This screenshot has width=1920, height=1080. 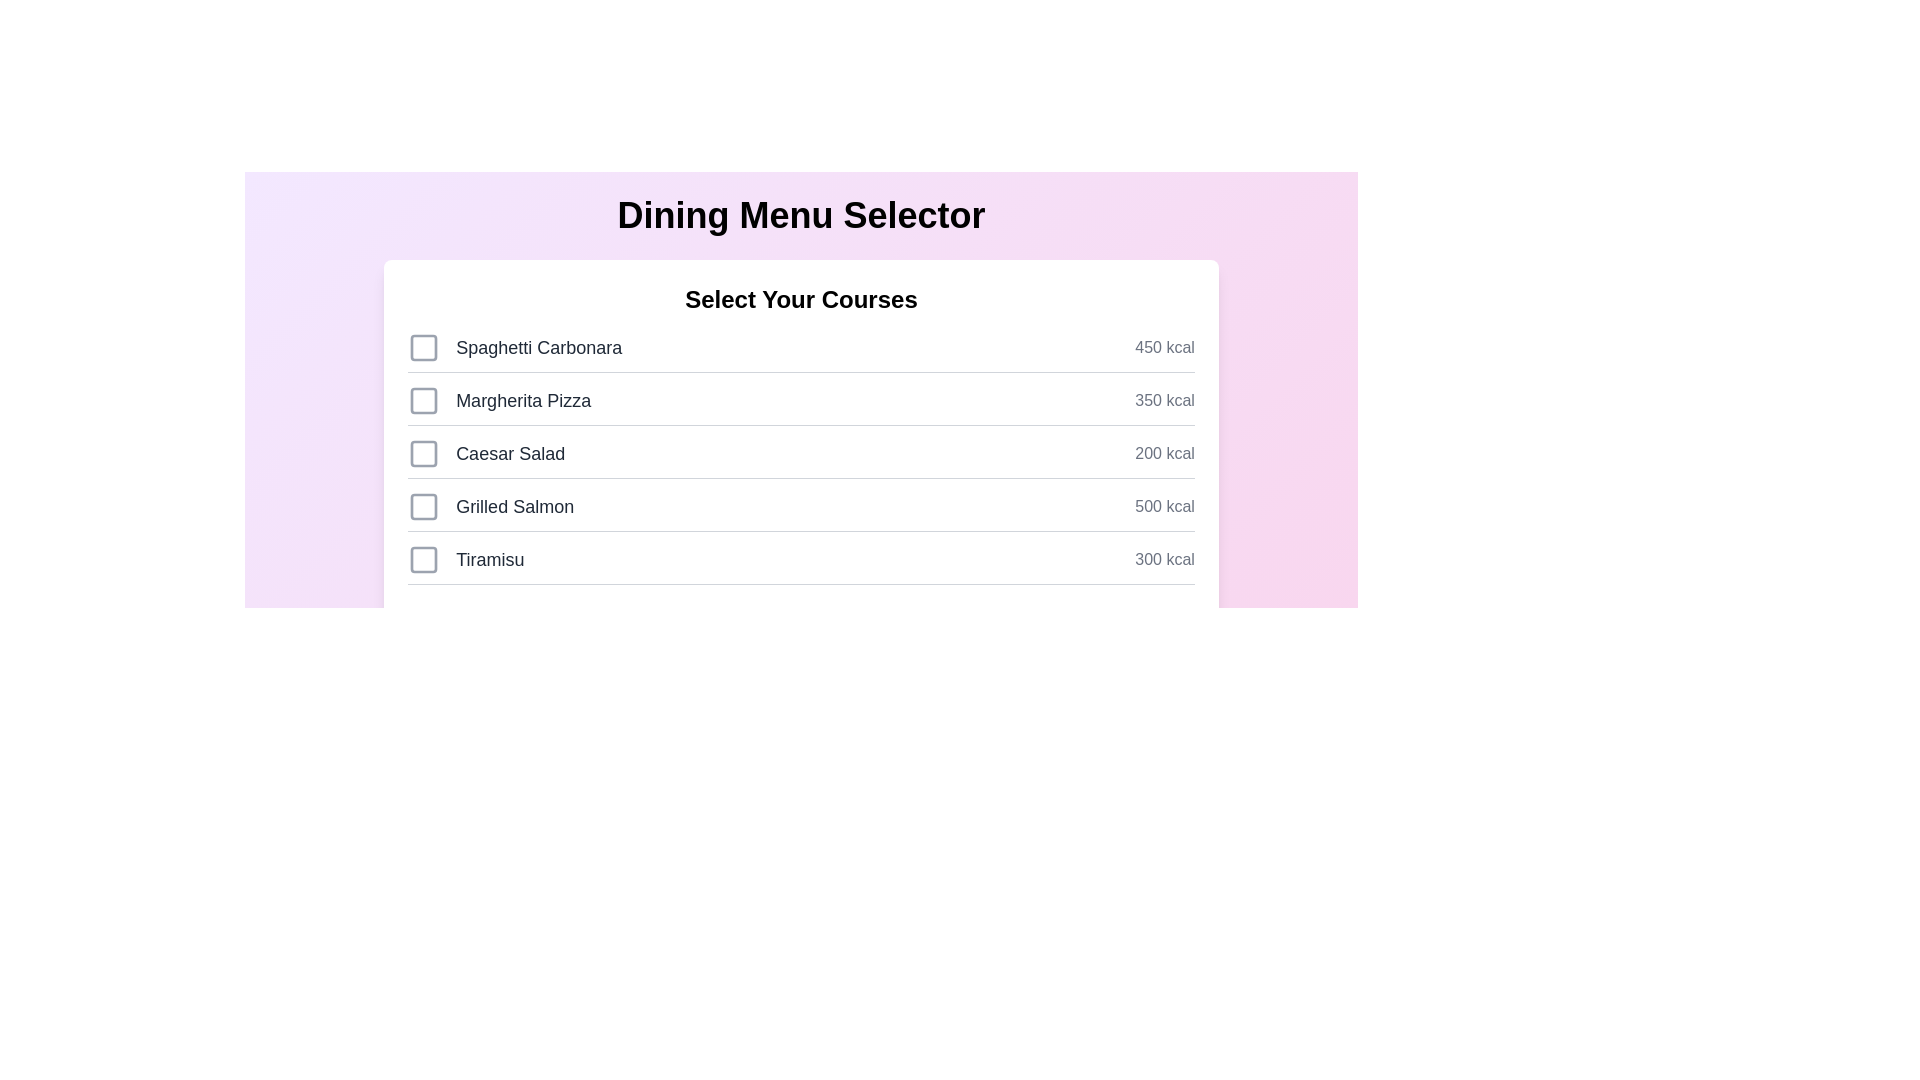 What do you see at coordinates (423, 559) in the screenshot?
I see `the checkbox for the dish Tiramisu` at bounding box center [423, 559].